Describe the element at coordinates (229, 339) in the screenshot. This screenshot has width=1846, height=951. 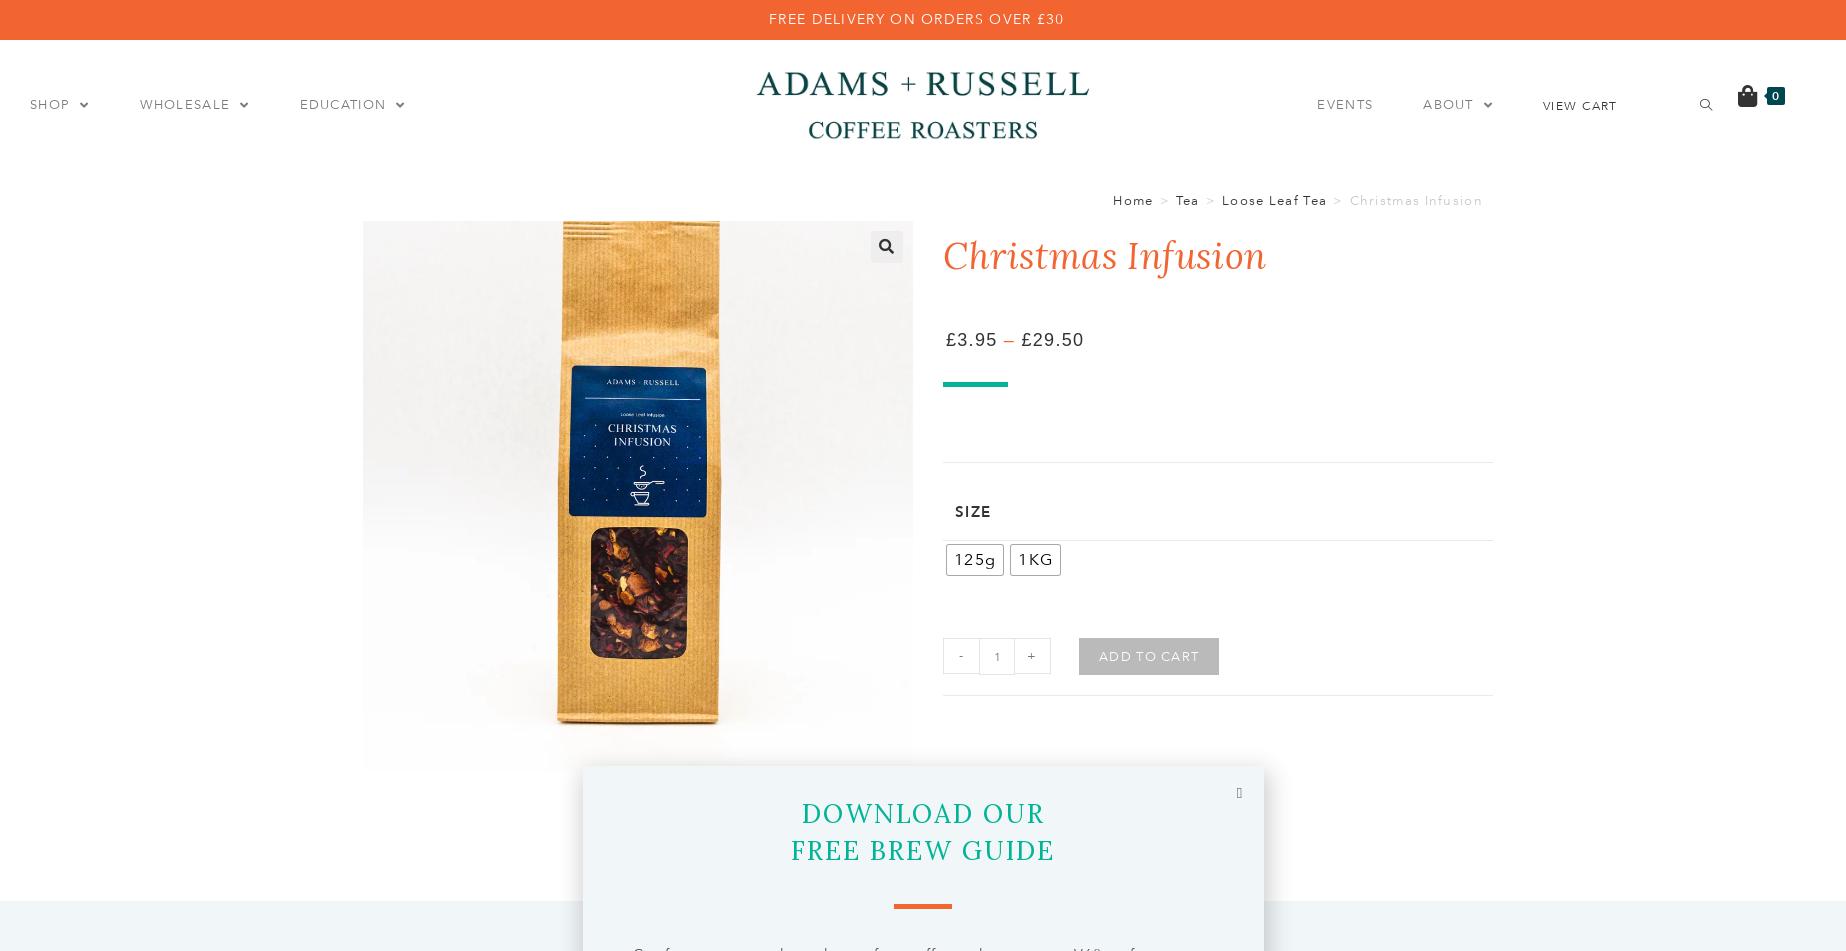
I see `'Exclusive'` at that location.